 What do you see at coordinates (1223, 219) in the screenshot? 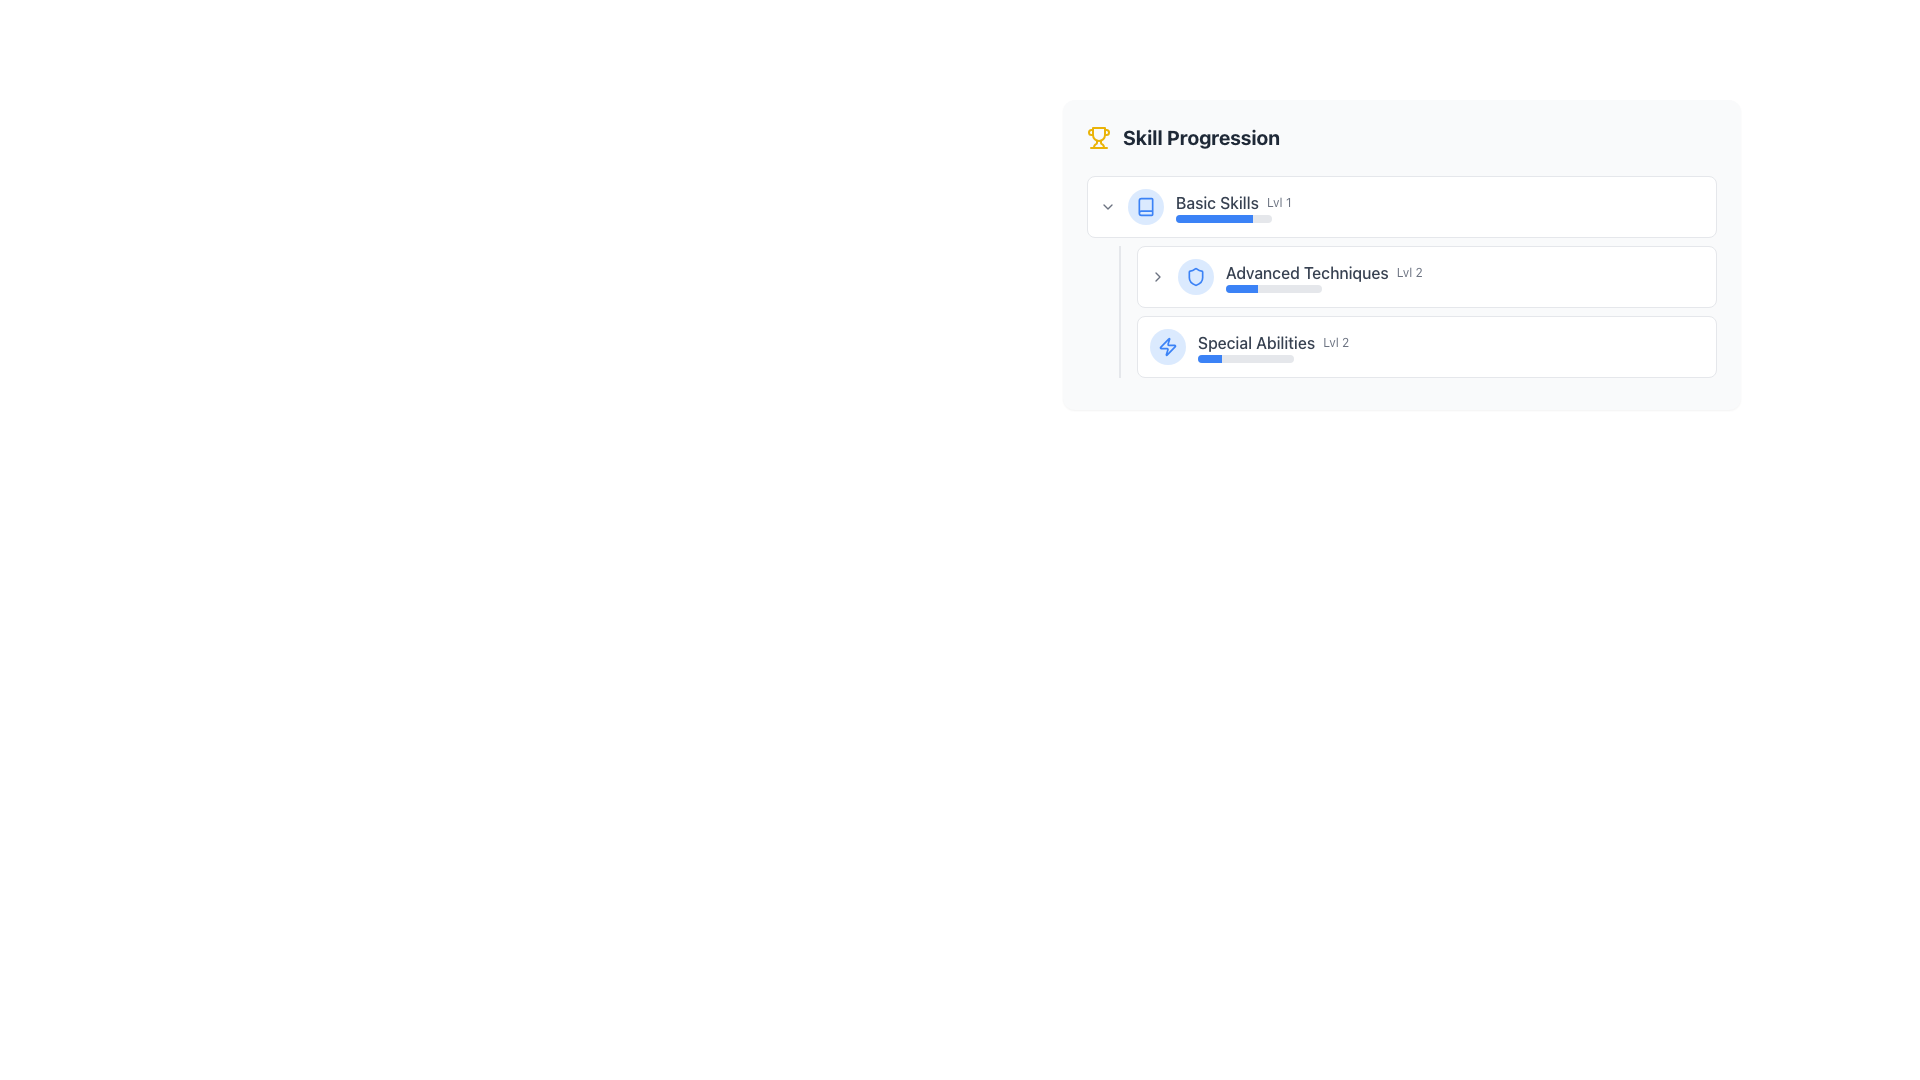
I see `the progress bar located below the text 'Basic Skills Lvl 1' in the 'Skill Progression' panel, which has a gray background and a blue fill indicating 80% progress` at bounding box center [1223, 219].